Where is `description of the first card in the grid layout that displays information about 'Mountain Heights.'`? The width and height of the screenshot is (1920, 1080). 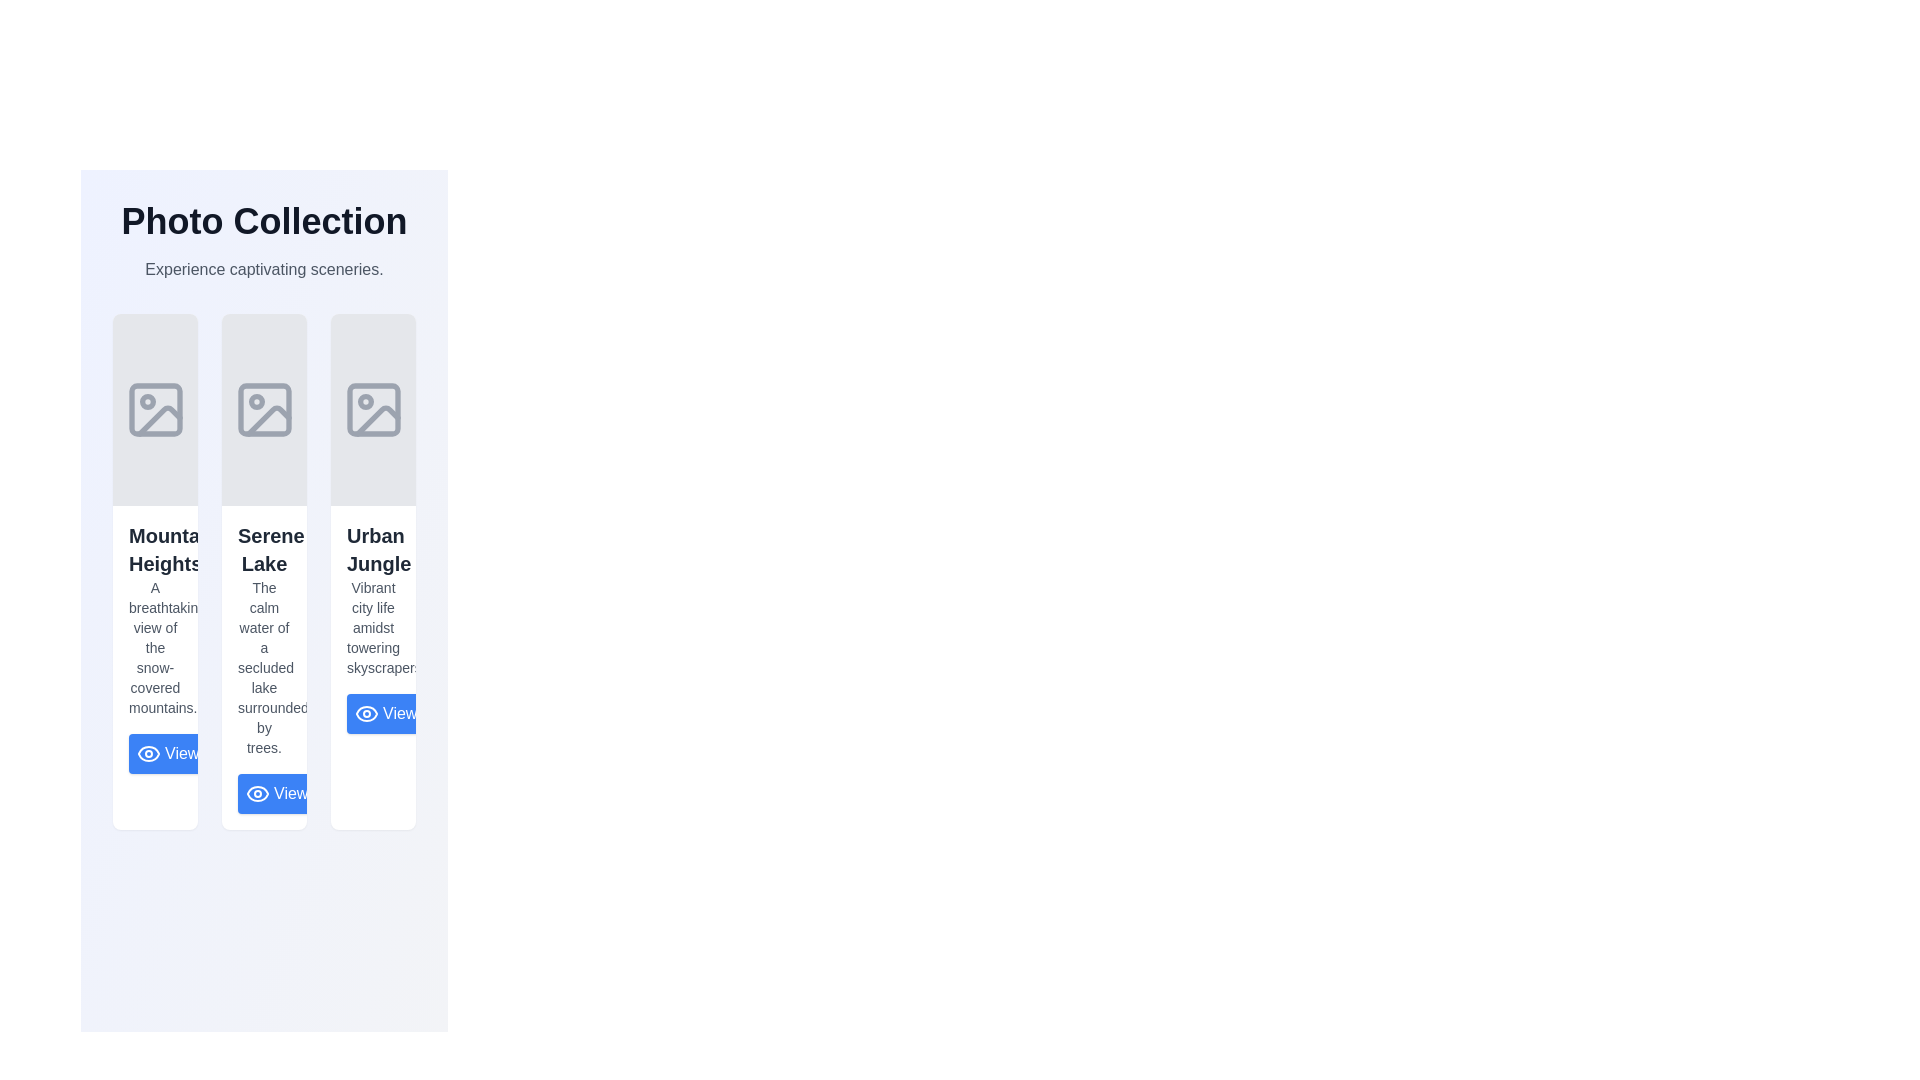 description of the first card in the grid layout that displays information about 'Mountain Heights.' is located at coordinates (154, 571).